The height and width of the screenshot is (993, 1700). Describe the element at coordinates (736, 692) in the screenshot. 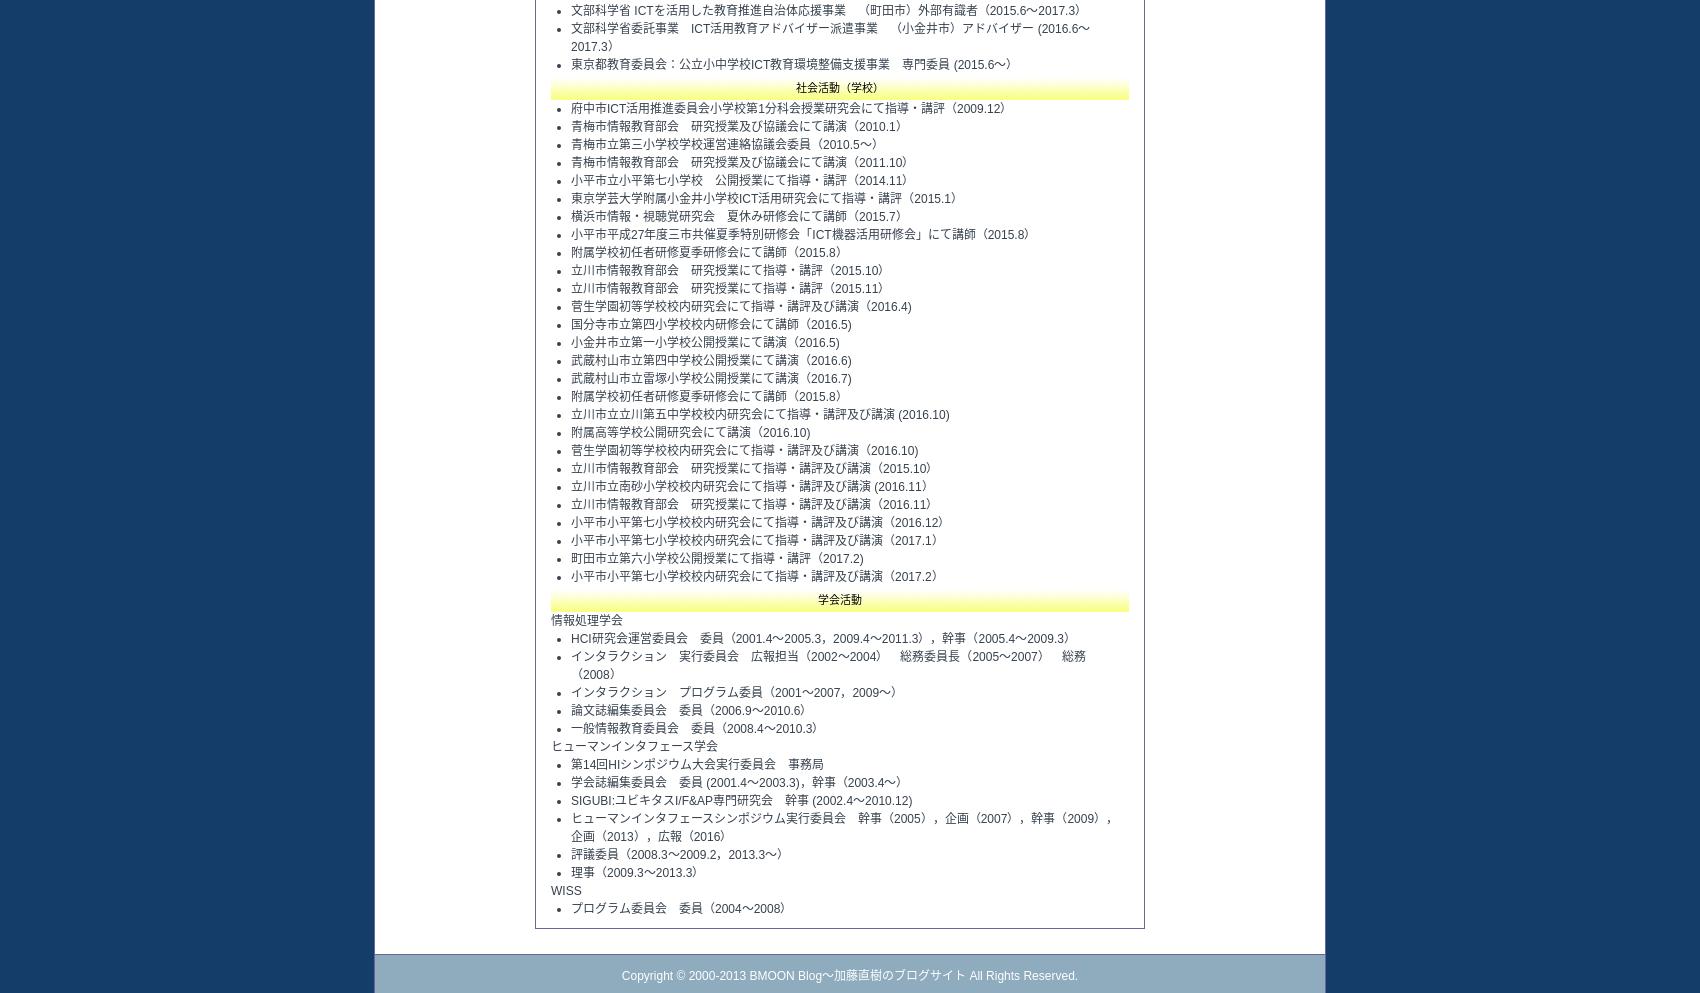

I see `'インタラクション　プログラム委員（2001～2007，2009〜）'` at that location.